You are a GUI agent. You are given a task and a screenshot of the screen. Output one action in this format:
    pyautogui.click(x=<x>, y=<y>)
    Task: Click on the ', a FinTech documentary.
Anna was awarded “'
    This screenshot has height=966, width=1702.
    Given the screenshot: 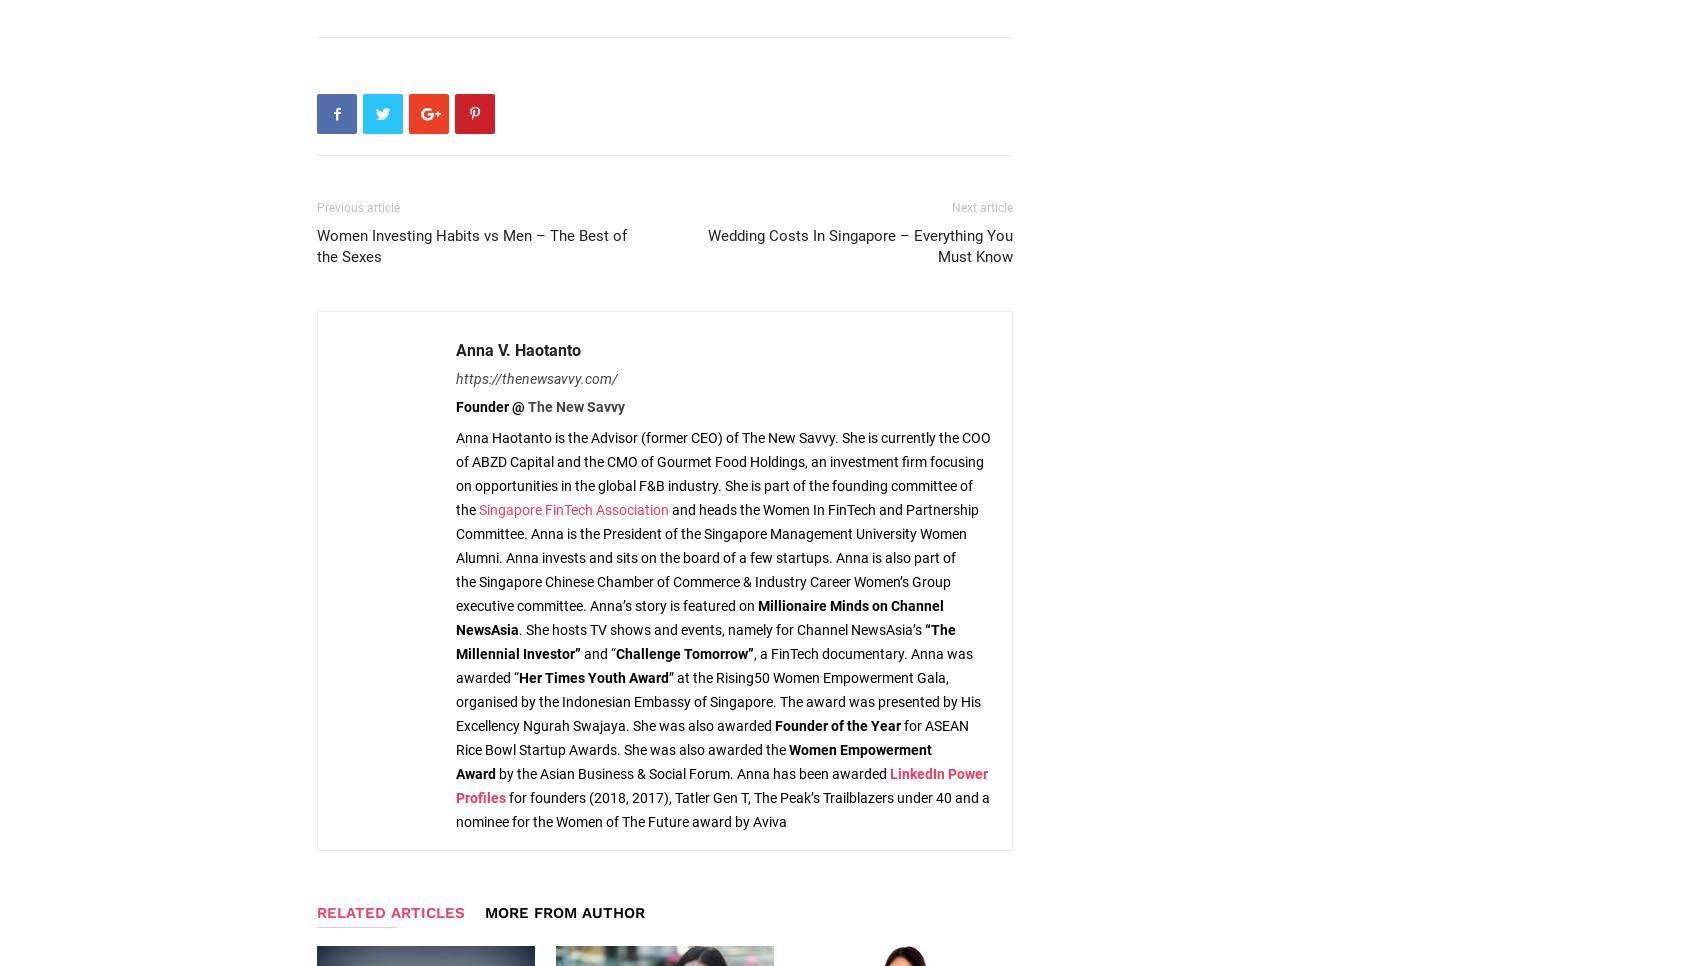 What is the action you would take?
    pyautogui.click(x=713, y=665)
    